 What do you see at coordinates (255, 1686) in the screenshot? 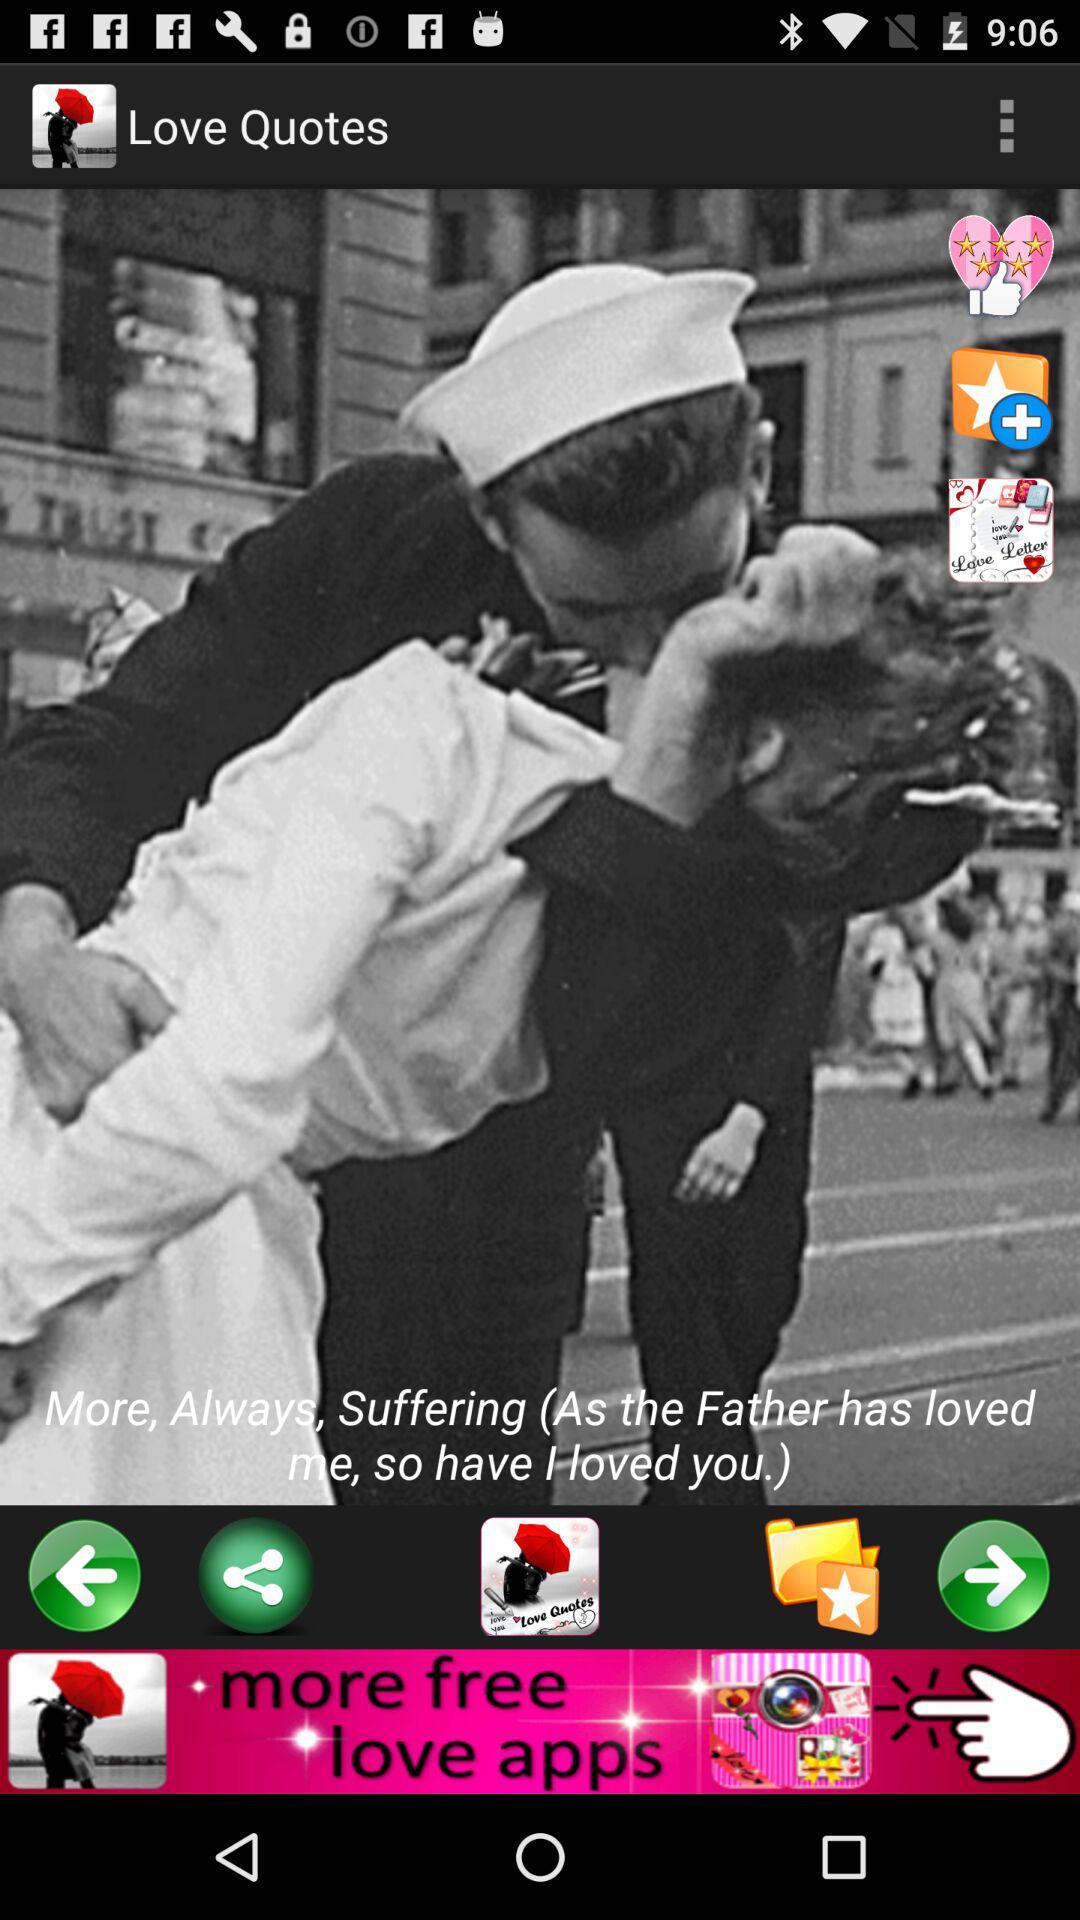
I see `the share icon` at bounding box center [255, 1686].